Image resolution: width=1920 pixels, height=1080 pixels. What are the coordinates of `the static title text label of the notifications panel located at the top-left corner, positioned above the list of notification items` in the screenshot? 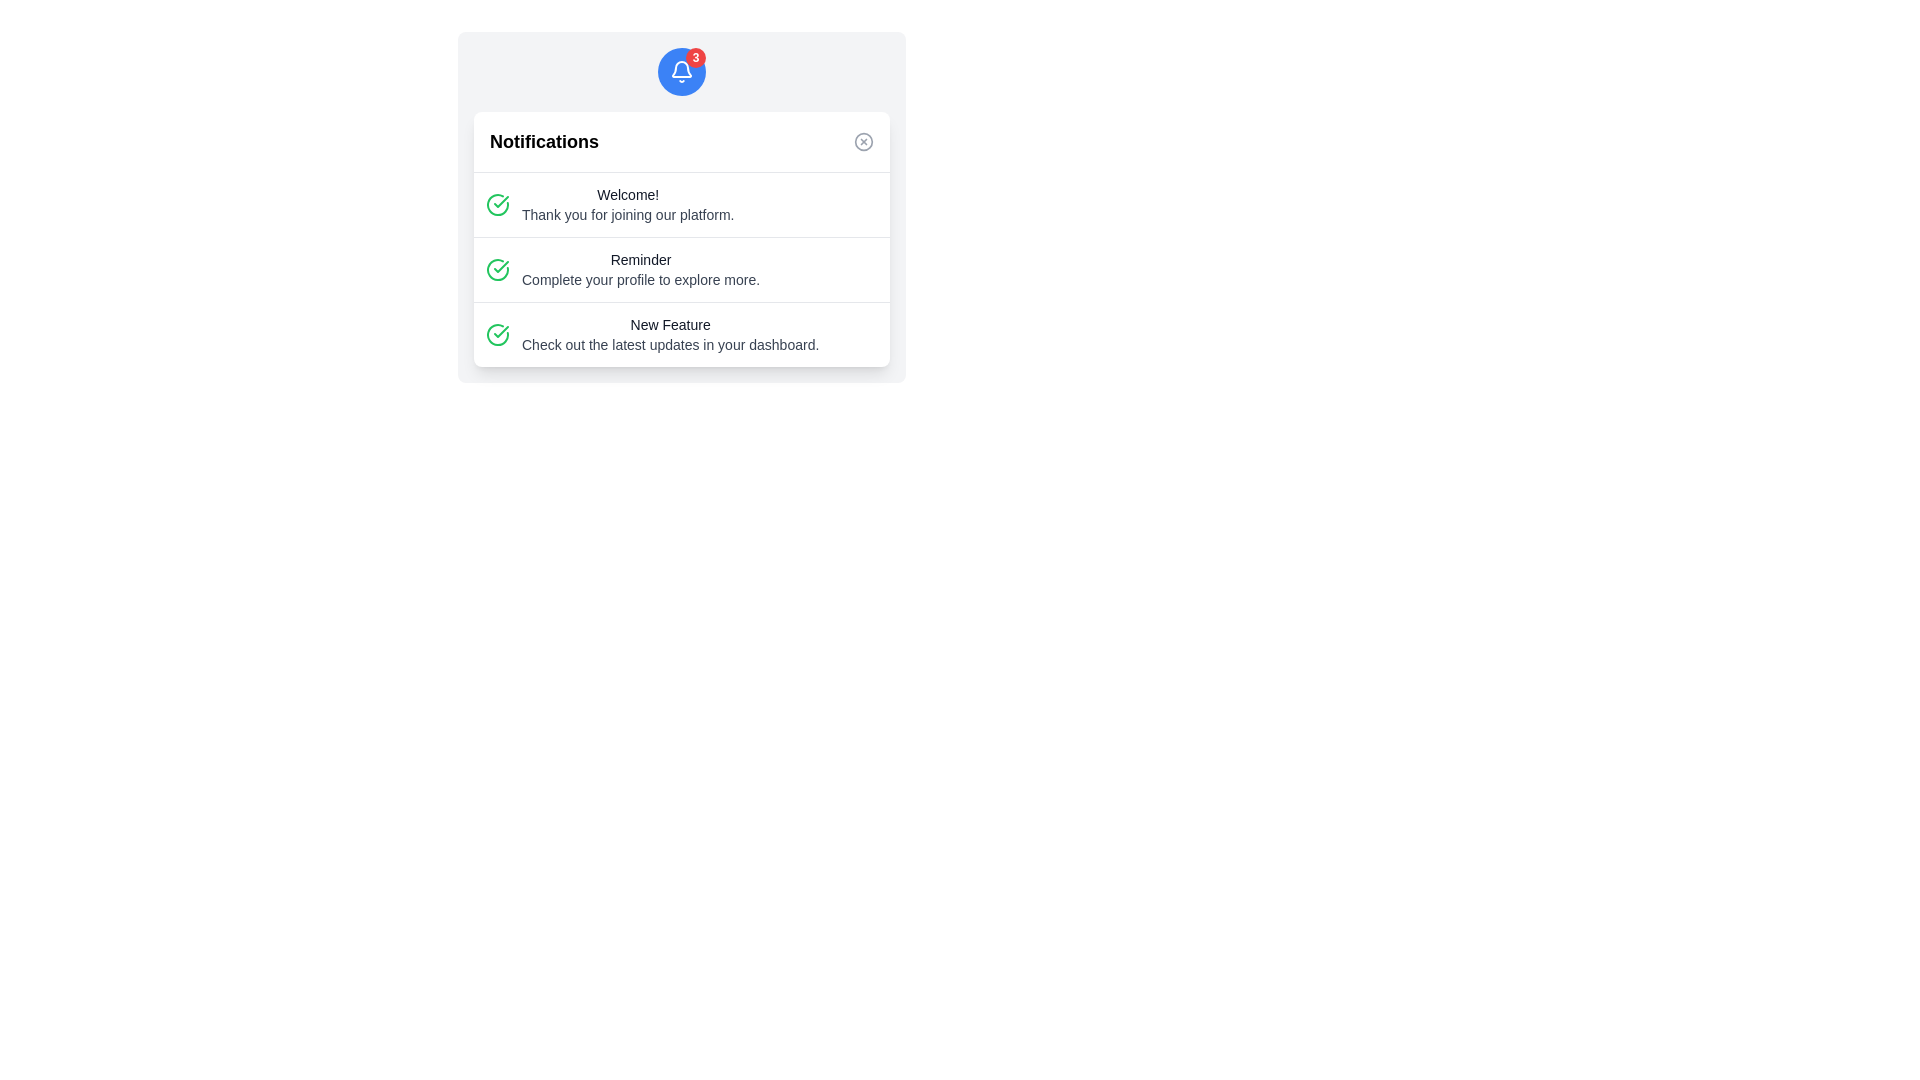 It's located at (544, 141).